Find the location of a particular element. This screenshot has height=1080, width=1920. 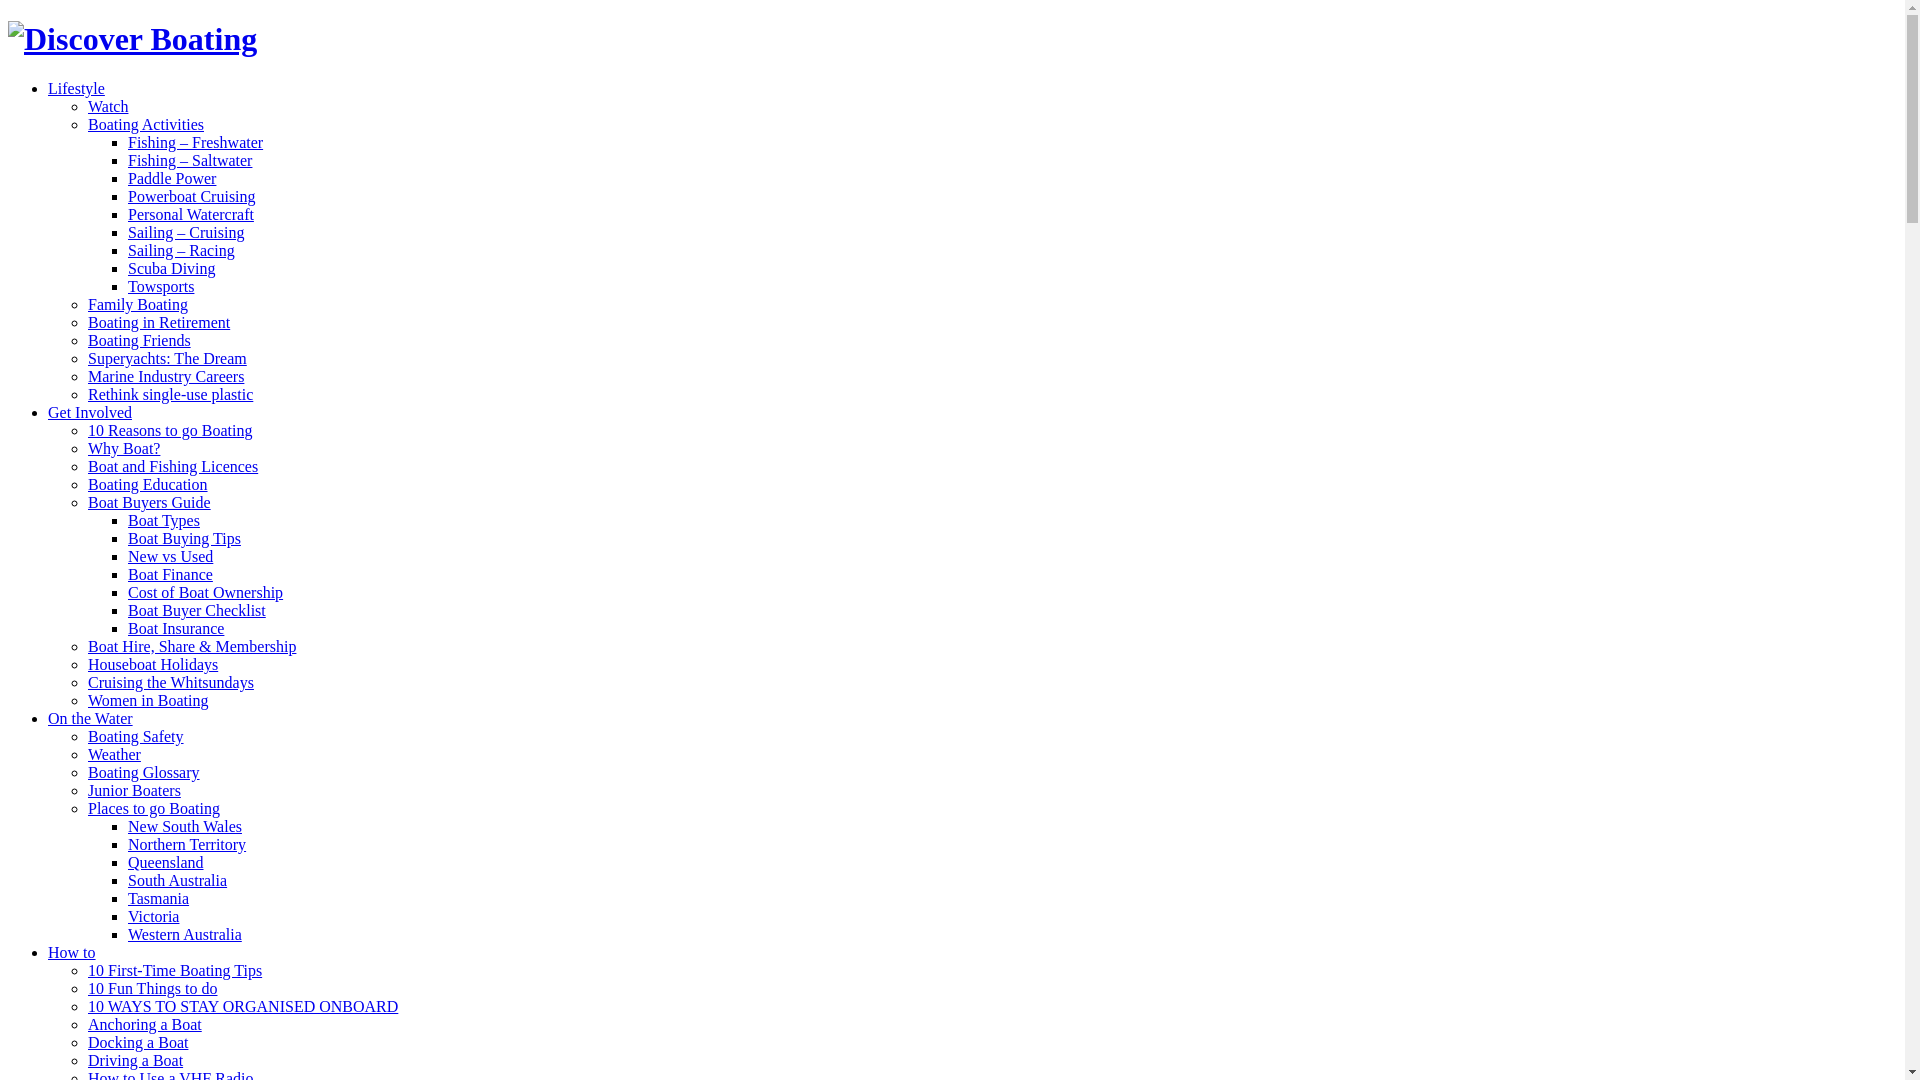

'Lifestyle' is located at coordinates (76, 87).